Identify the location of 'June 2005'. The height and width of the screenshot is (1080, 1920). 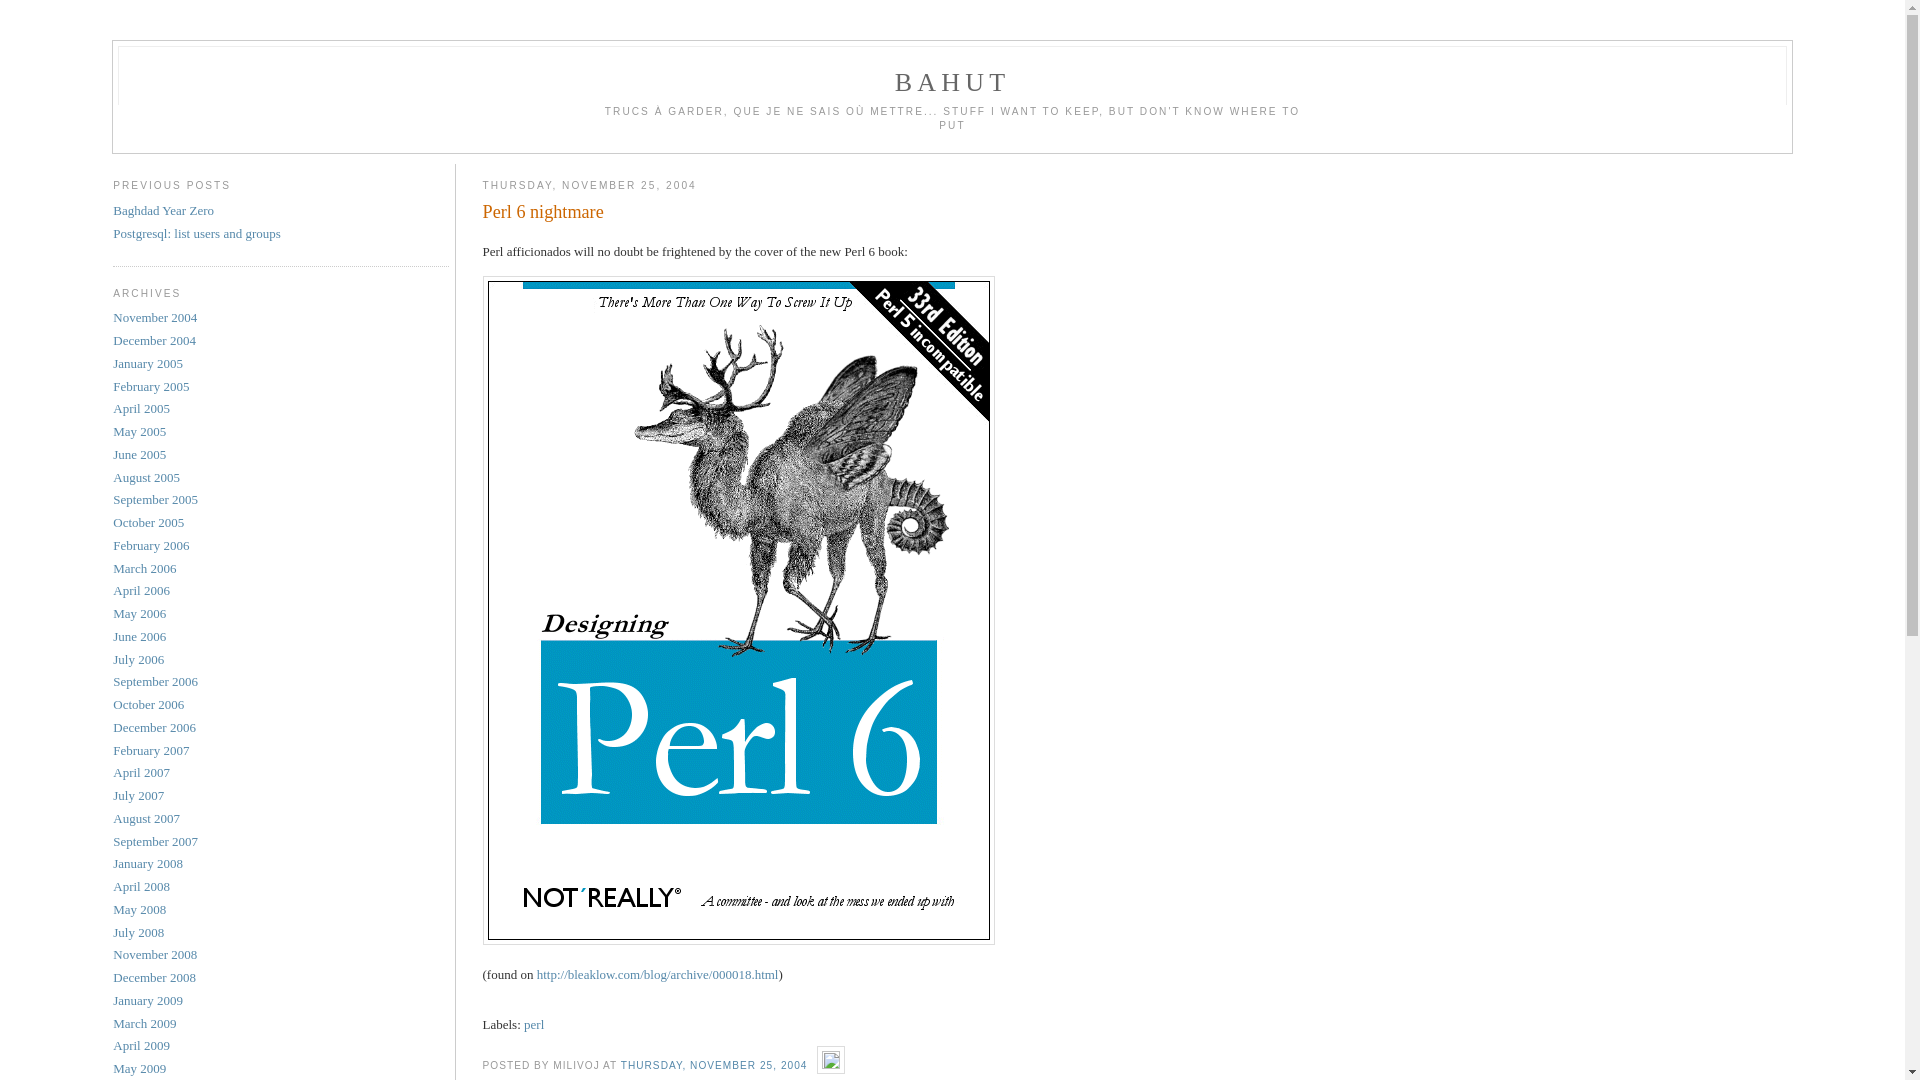
(138, 454).